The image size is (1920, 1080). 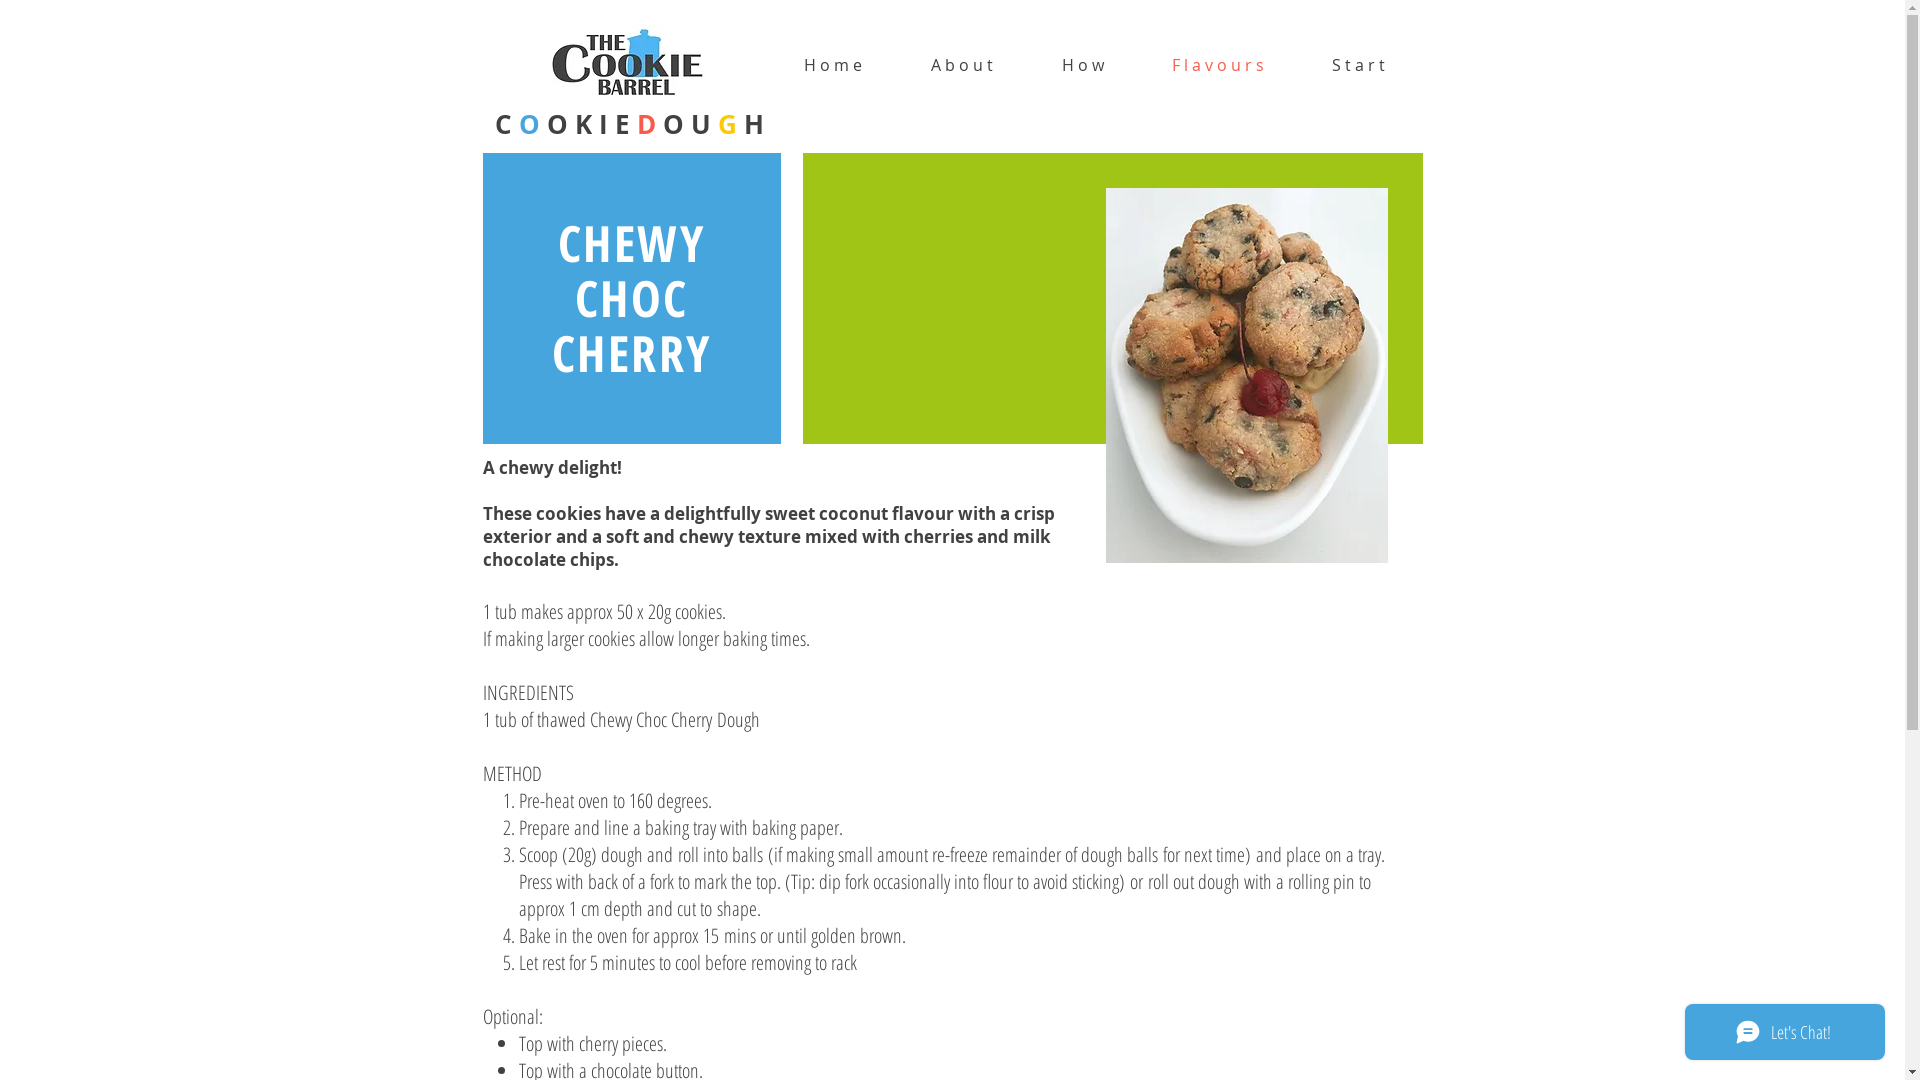 I want to click on 'F l a v o u r s', so click(x=1217, y=64).